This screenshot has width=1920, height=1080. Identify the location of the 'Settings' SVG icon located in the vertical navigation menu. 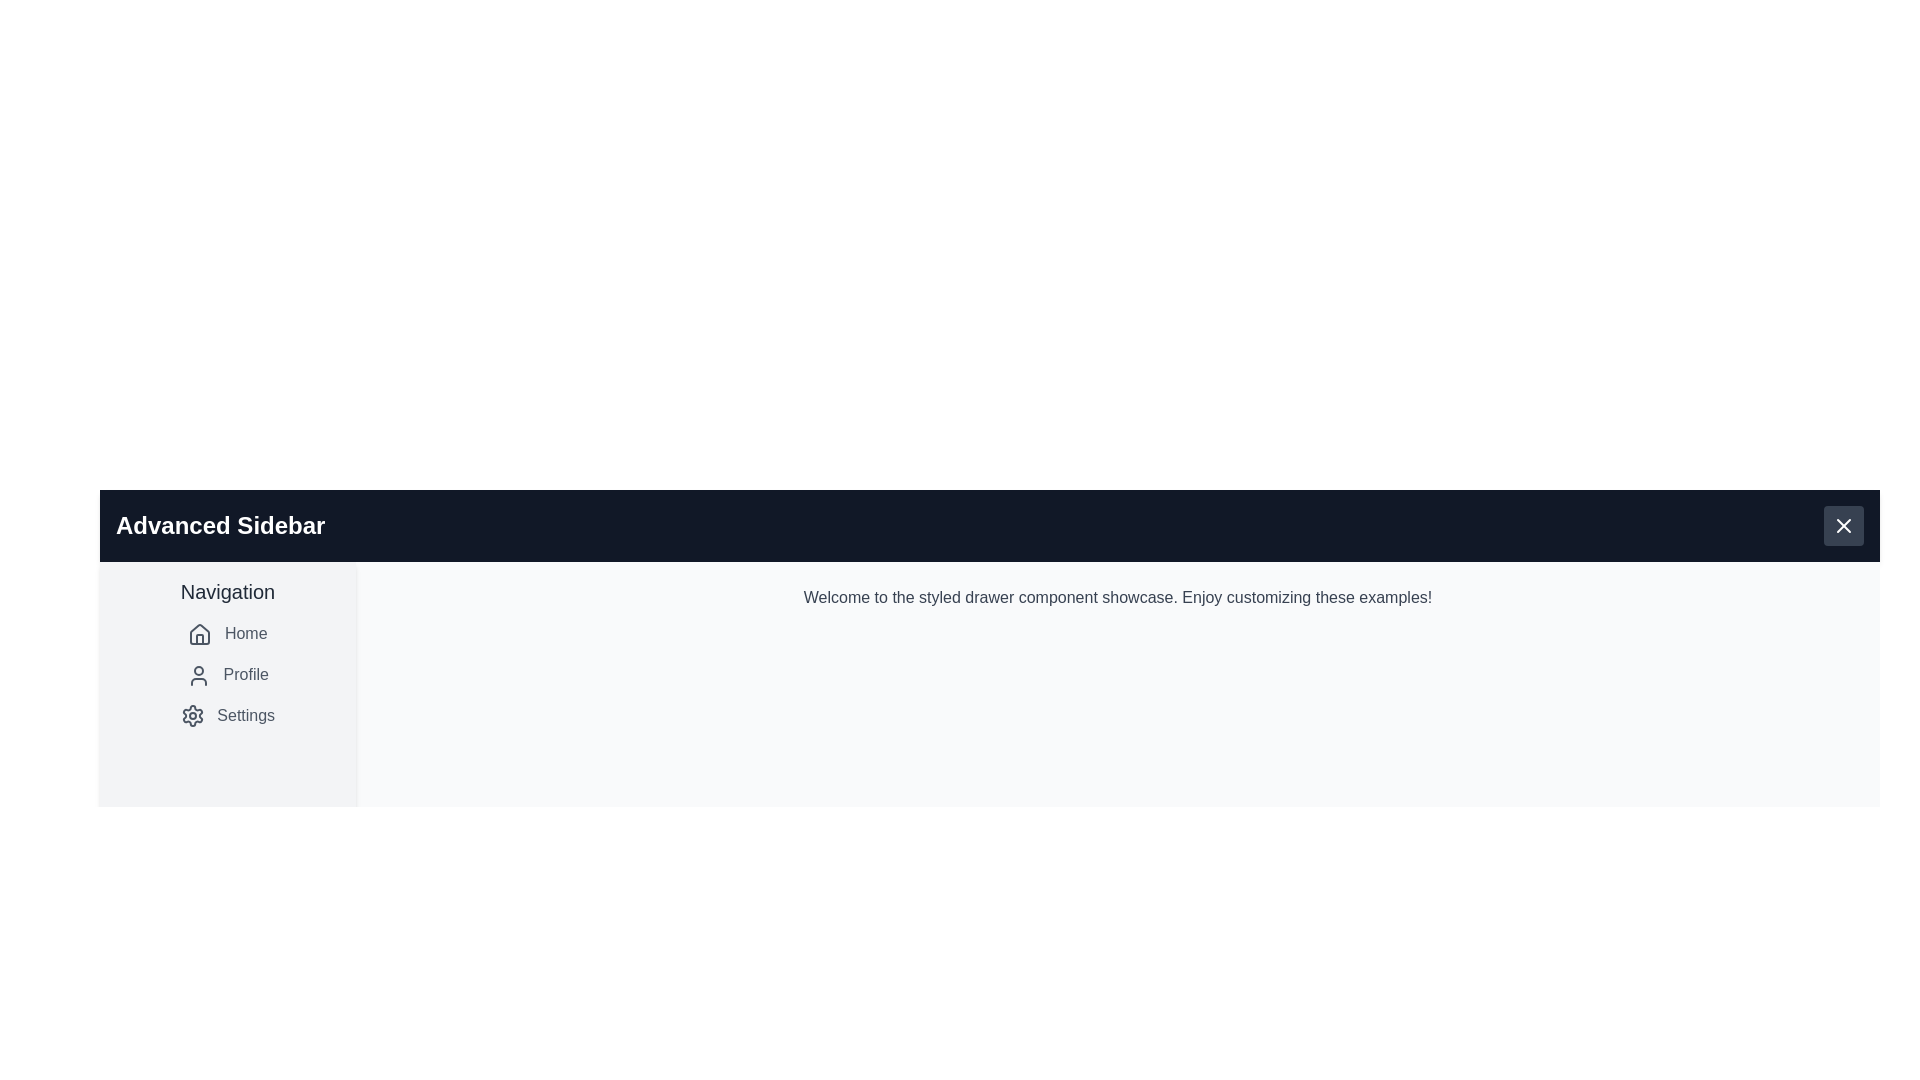
(192, 715).